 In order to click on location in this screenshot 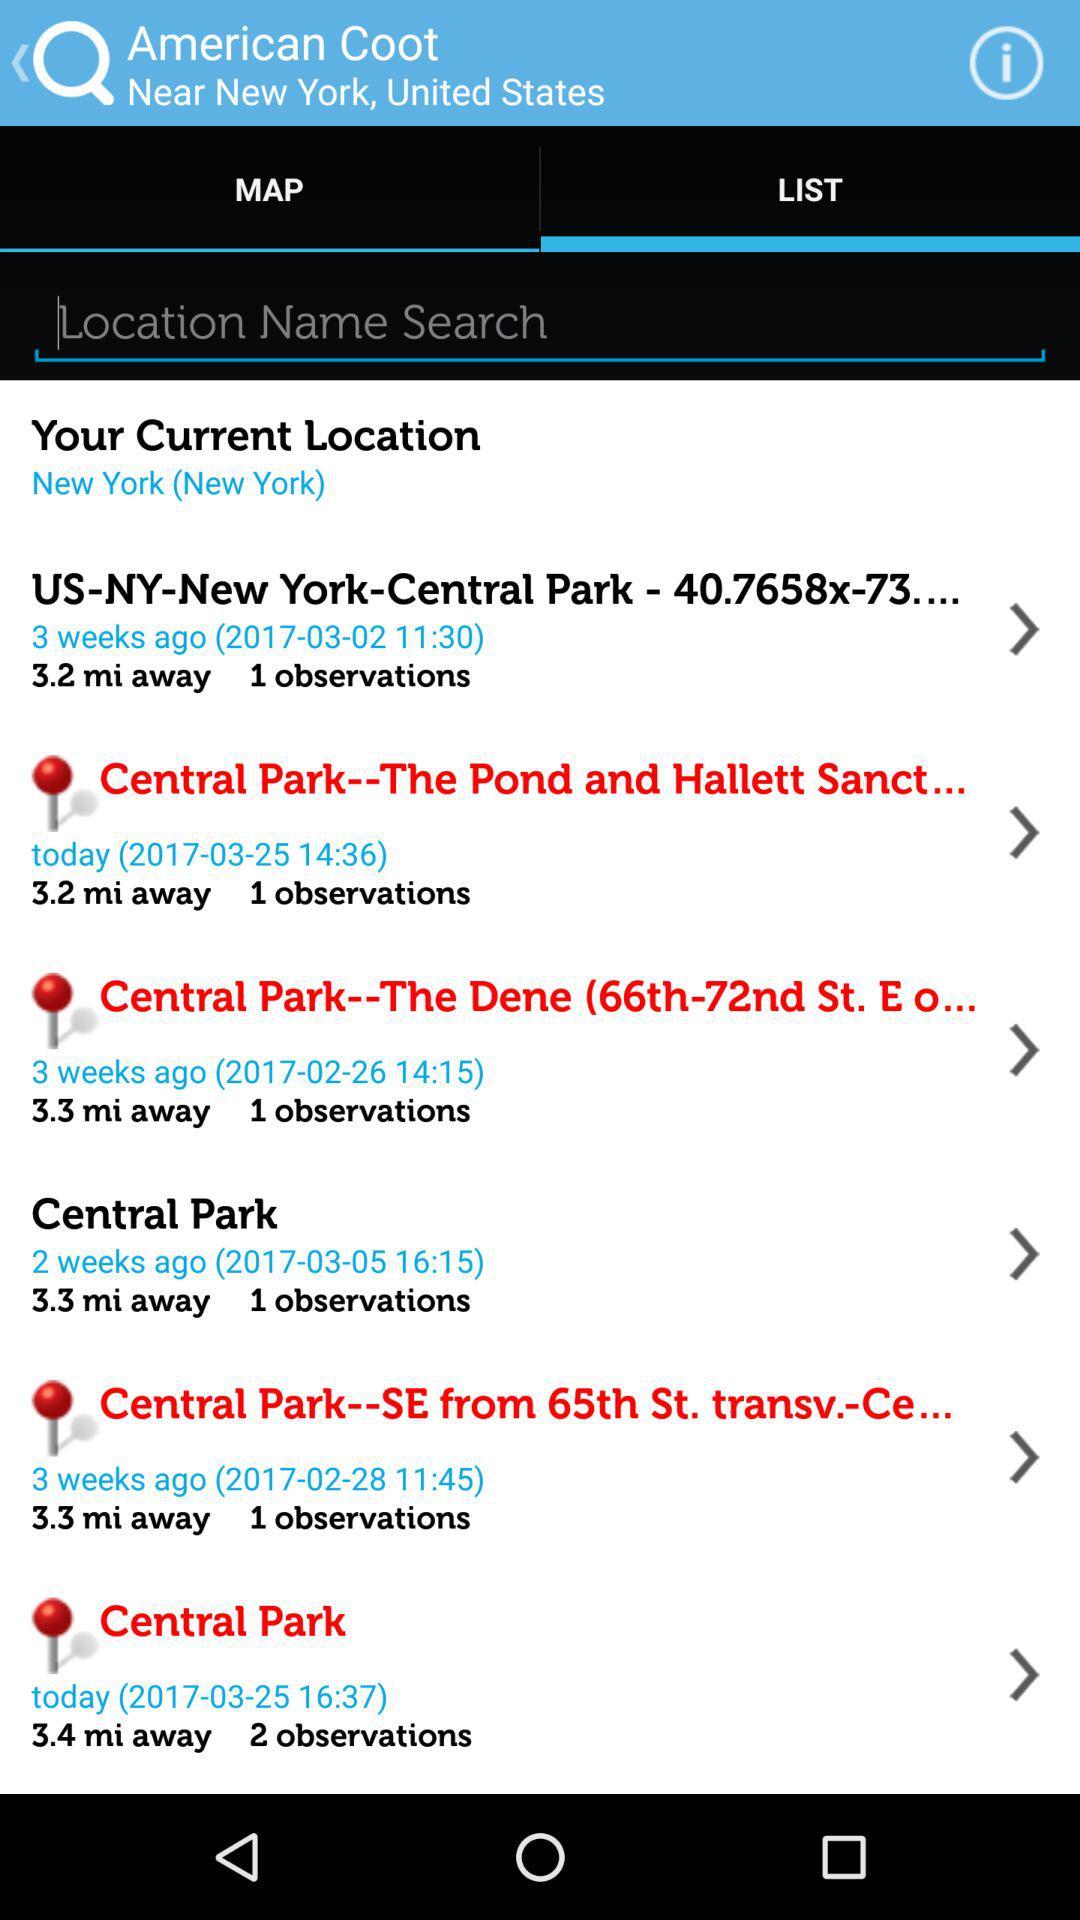, I will do `click(1024, 628)`.